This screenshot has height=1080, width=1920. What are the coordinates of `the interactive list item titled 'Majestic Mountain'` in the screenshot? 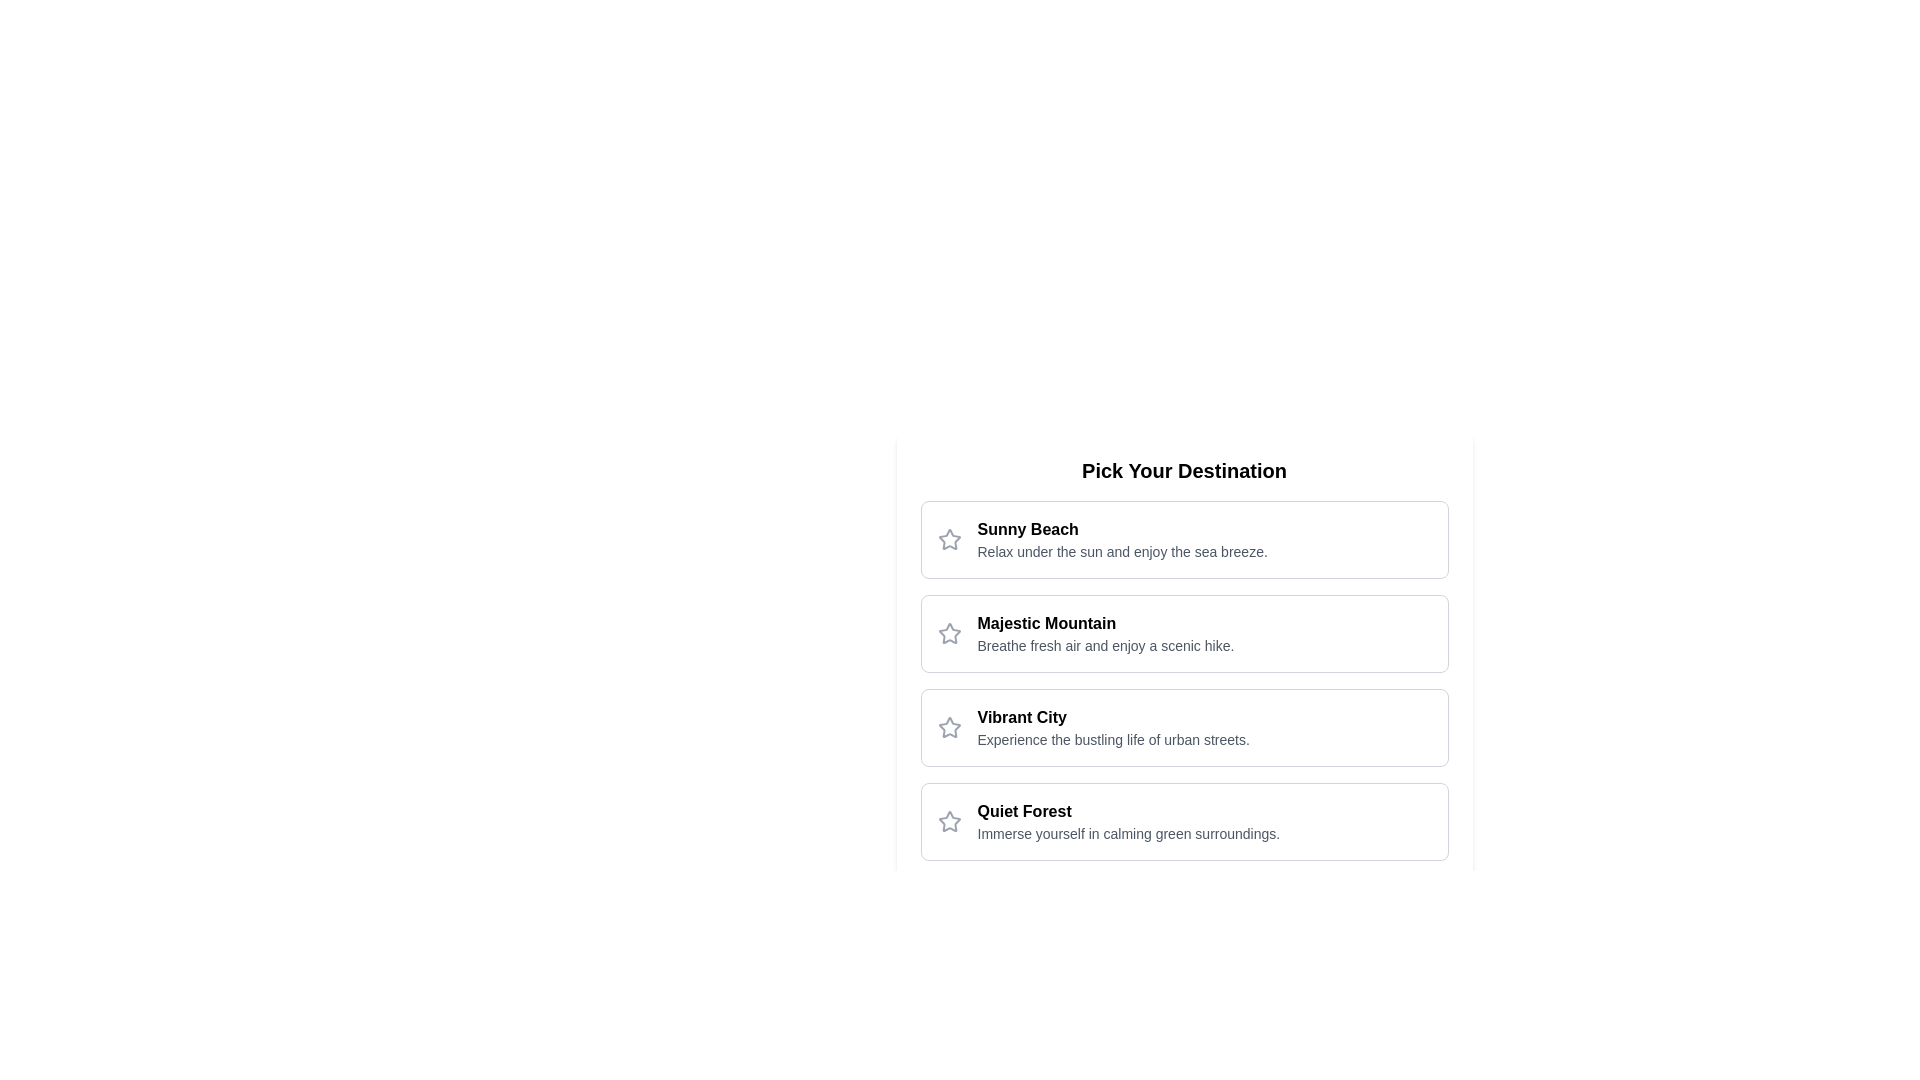 It's located at (1184, 659).